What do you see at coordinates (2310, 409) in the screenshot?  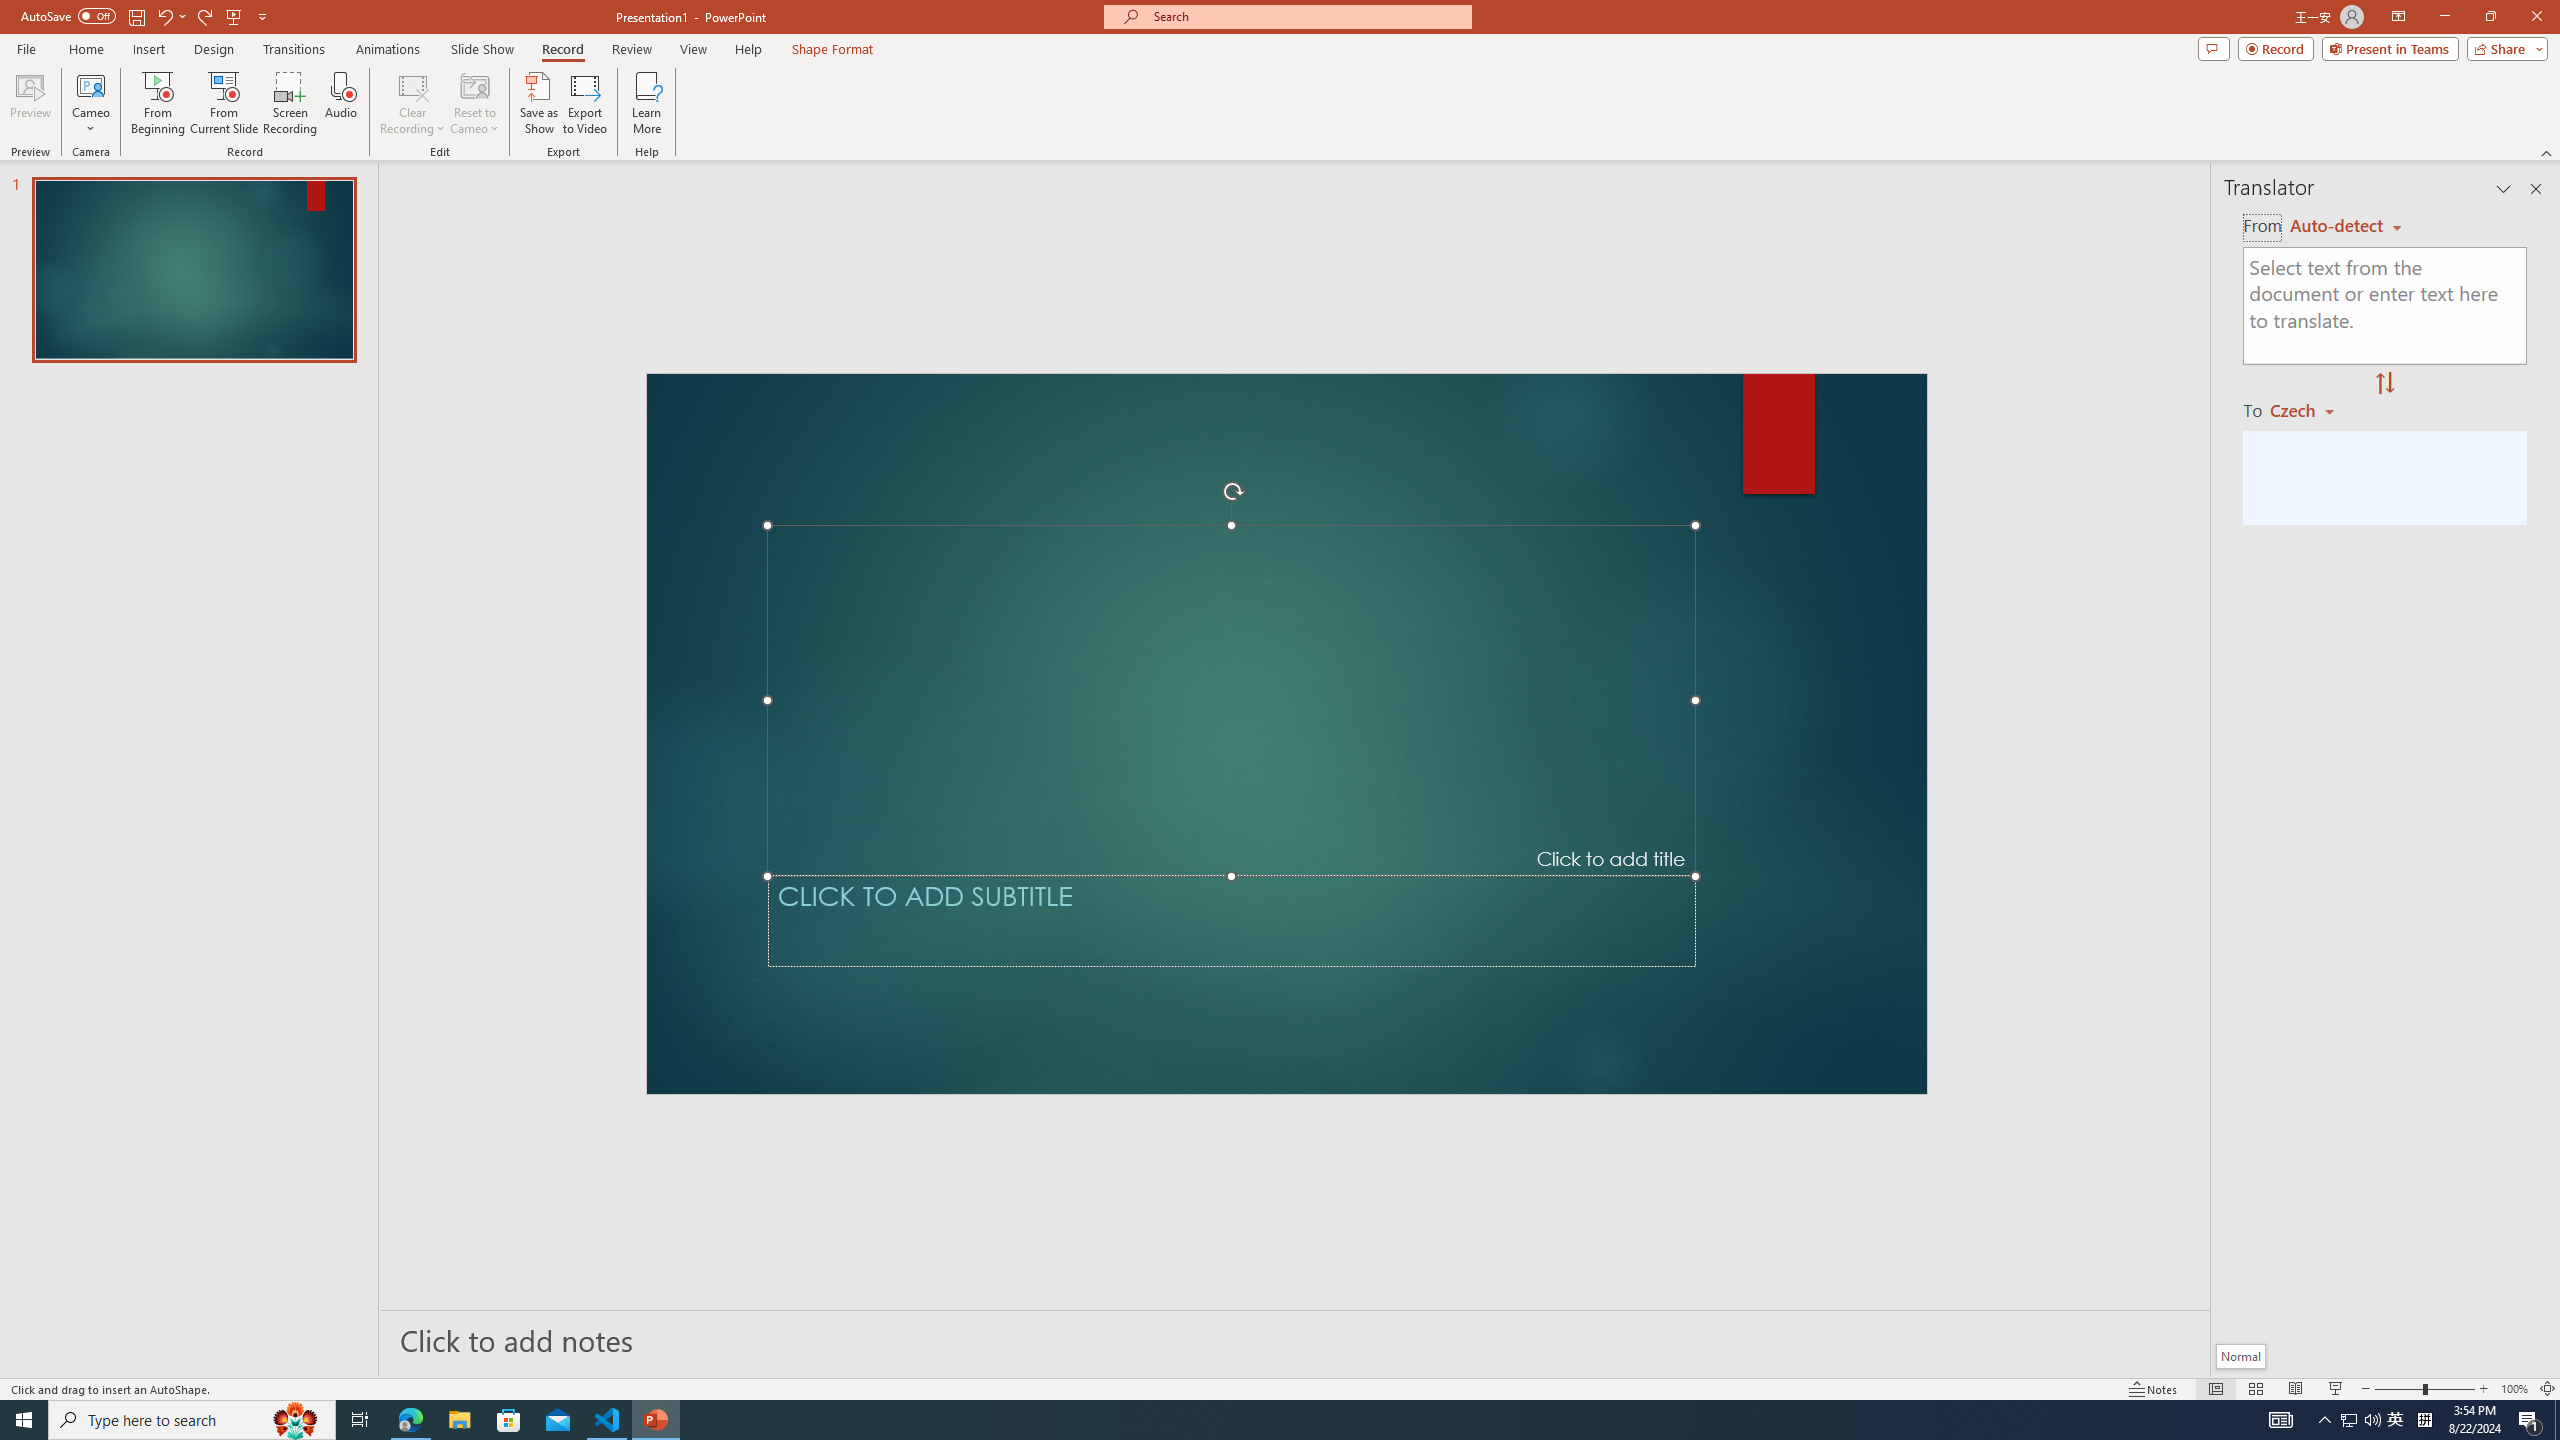 I see `'Czech'` at bounding box center [2310, 409].